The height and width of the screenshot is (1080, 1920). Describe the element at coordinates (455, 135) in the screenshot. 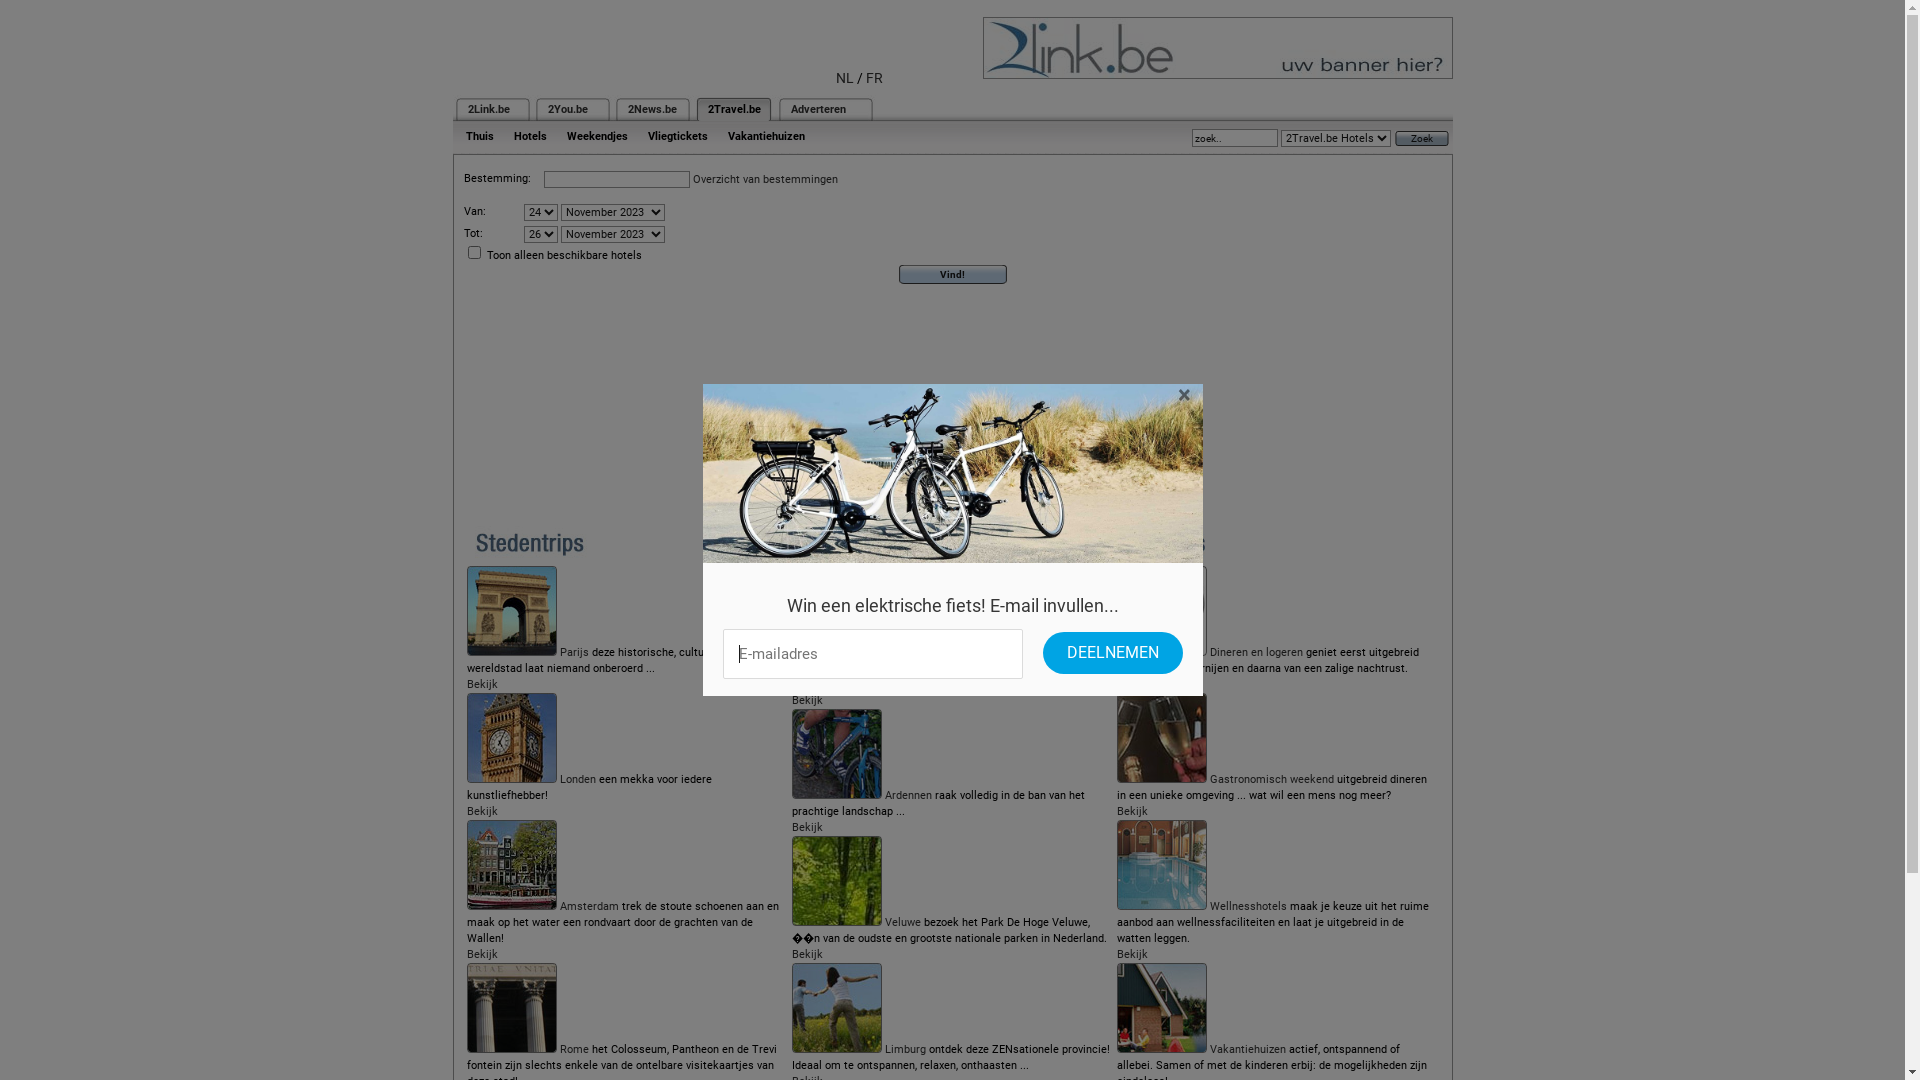

I see `'Thuis'` at that location.